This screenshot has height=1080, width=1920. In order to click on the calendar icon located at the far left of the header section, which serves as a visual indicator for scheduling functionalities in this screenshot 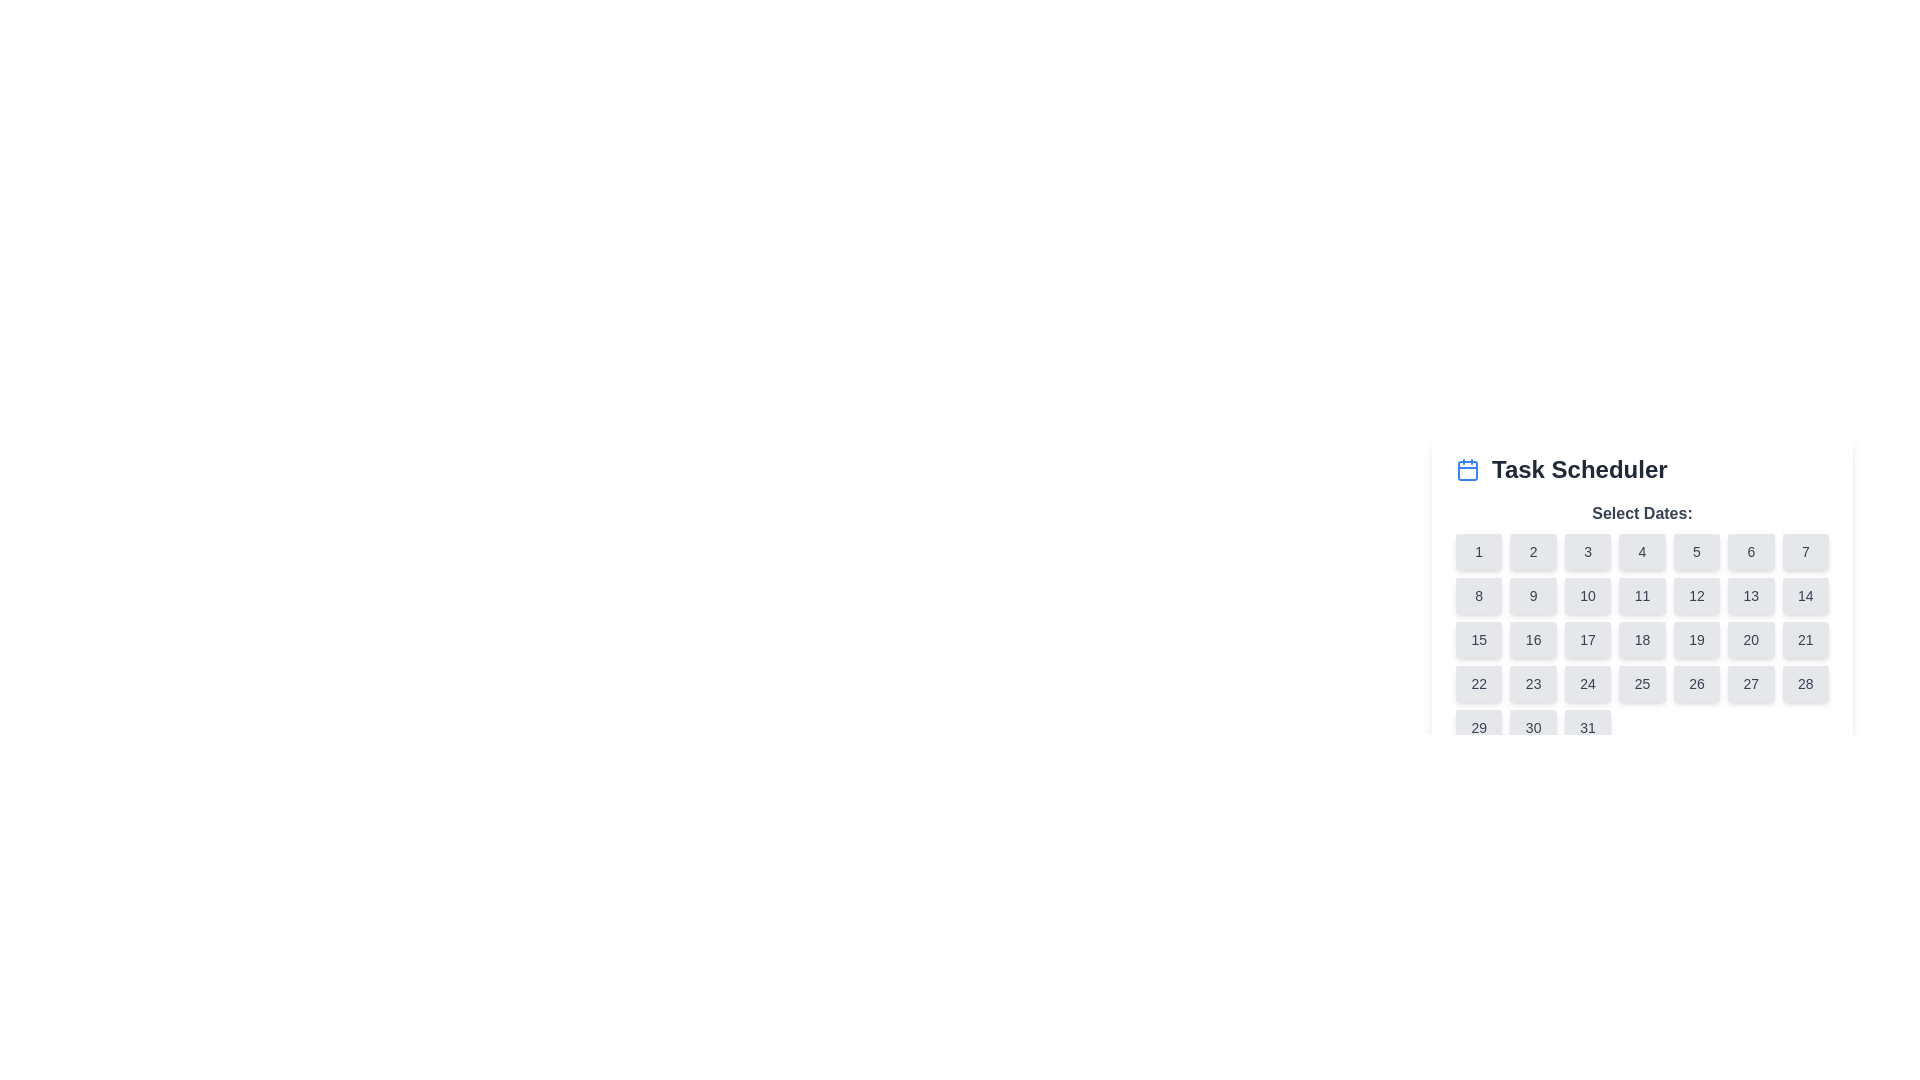, I will do `click(1468, 470)`.